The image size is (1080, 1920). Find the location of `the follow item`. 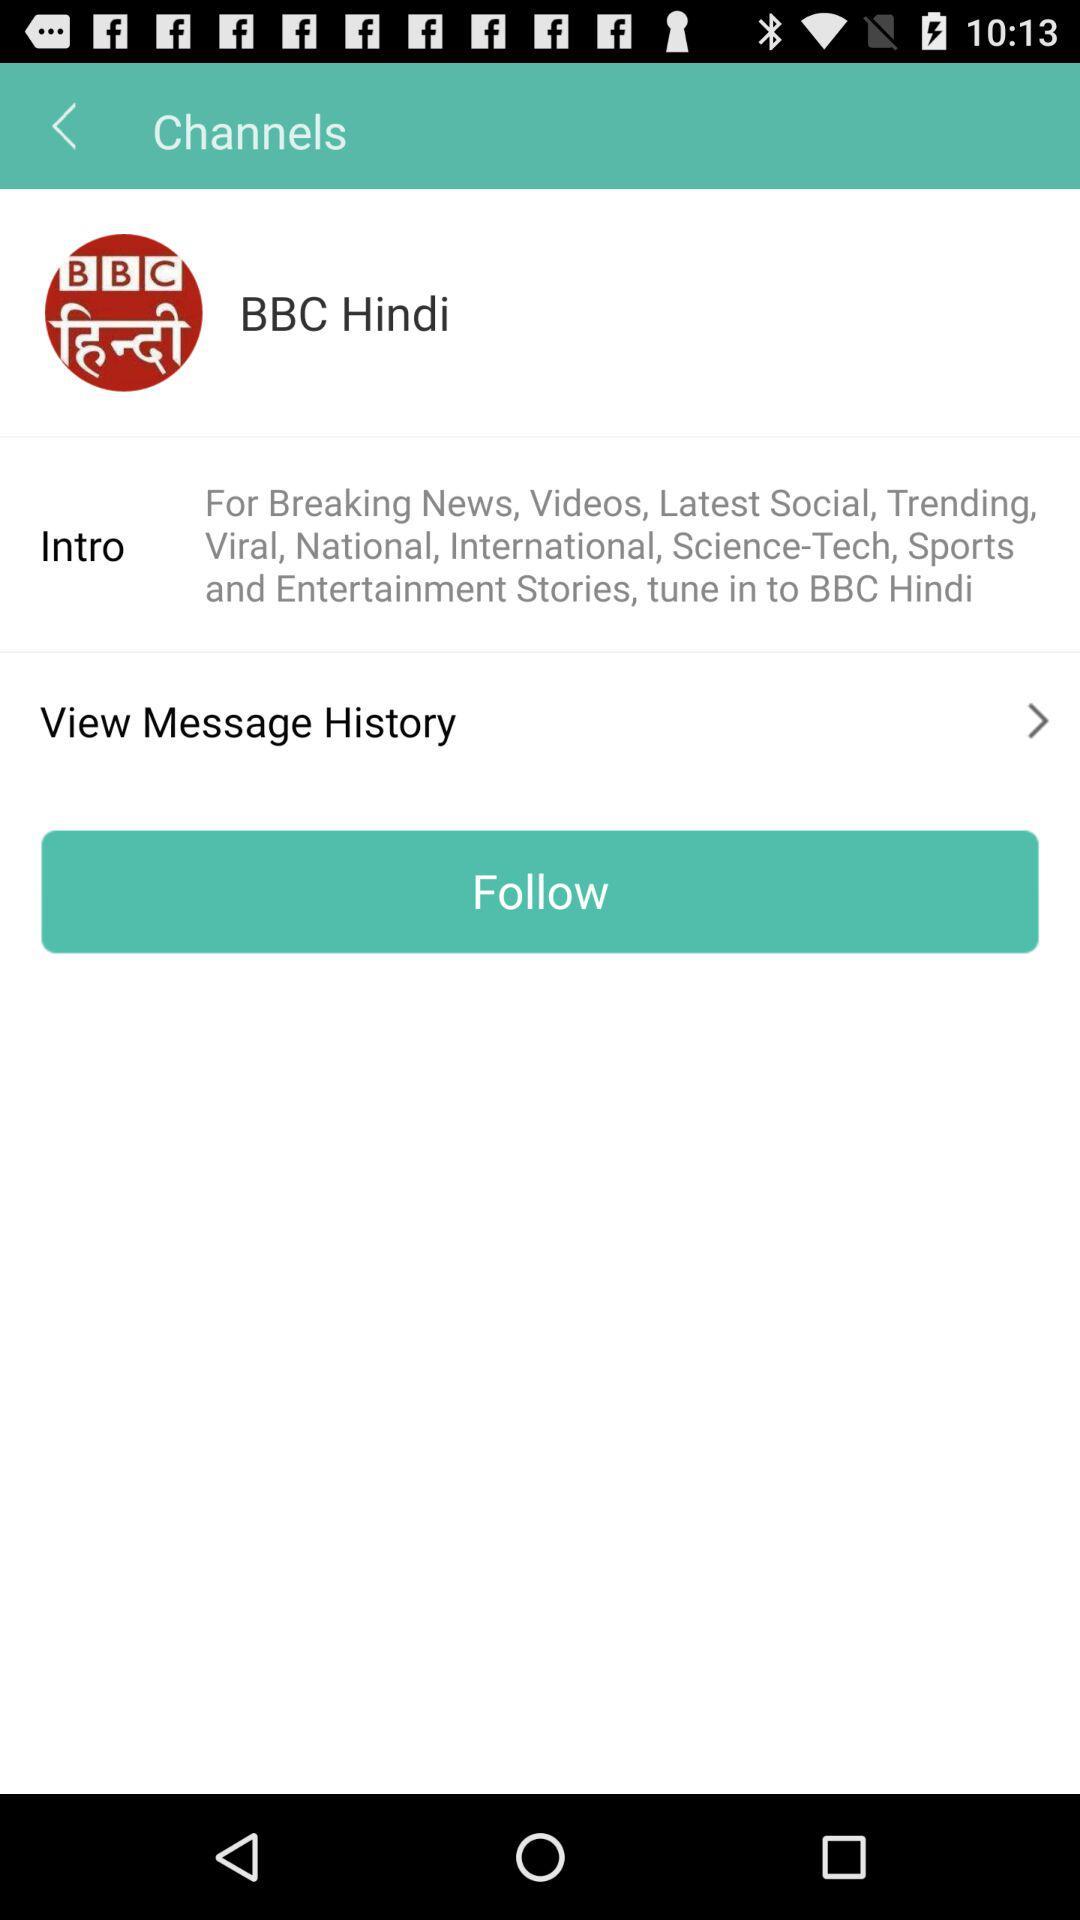

the follow item is located at coordinates (540, 890).